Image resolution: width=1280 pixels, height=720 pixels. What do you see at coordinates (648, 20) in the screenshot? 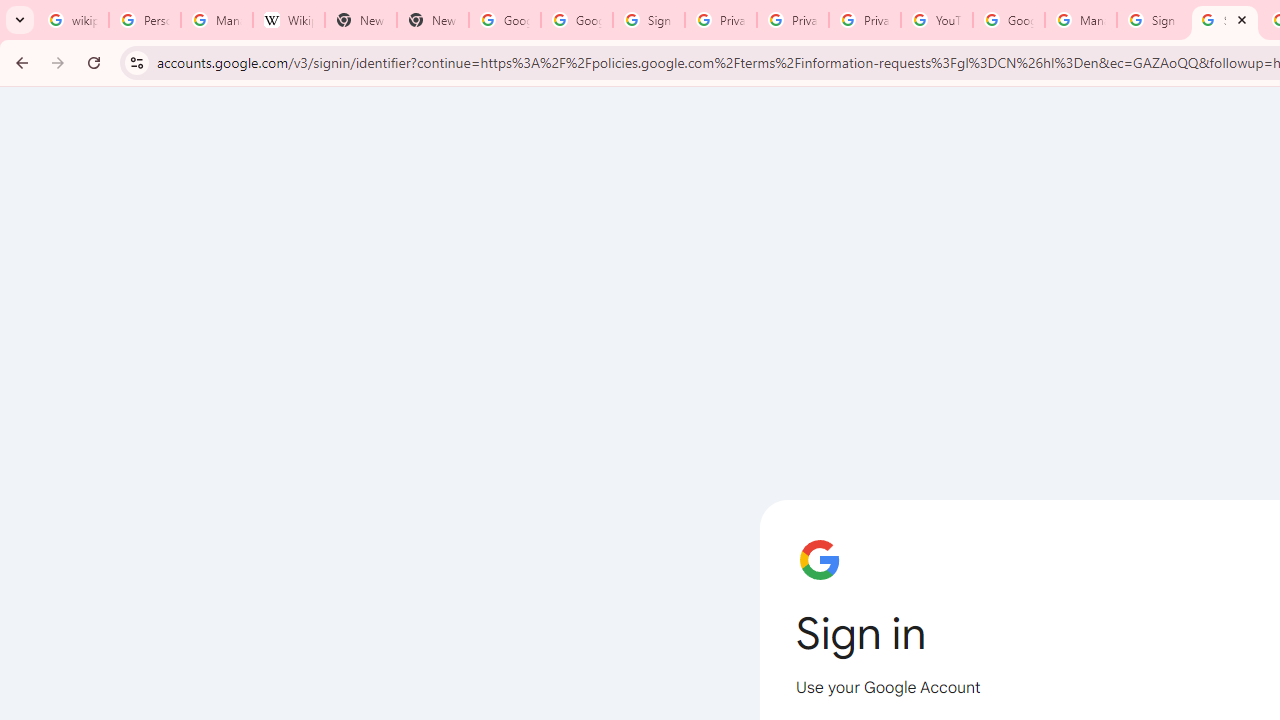
I see `'Sign in - Google Accounts'` at bounding box center [648, 20].